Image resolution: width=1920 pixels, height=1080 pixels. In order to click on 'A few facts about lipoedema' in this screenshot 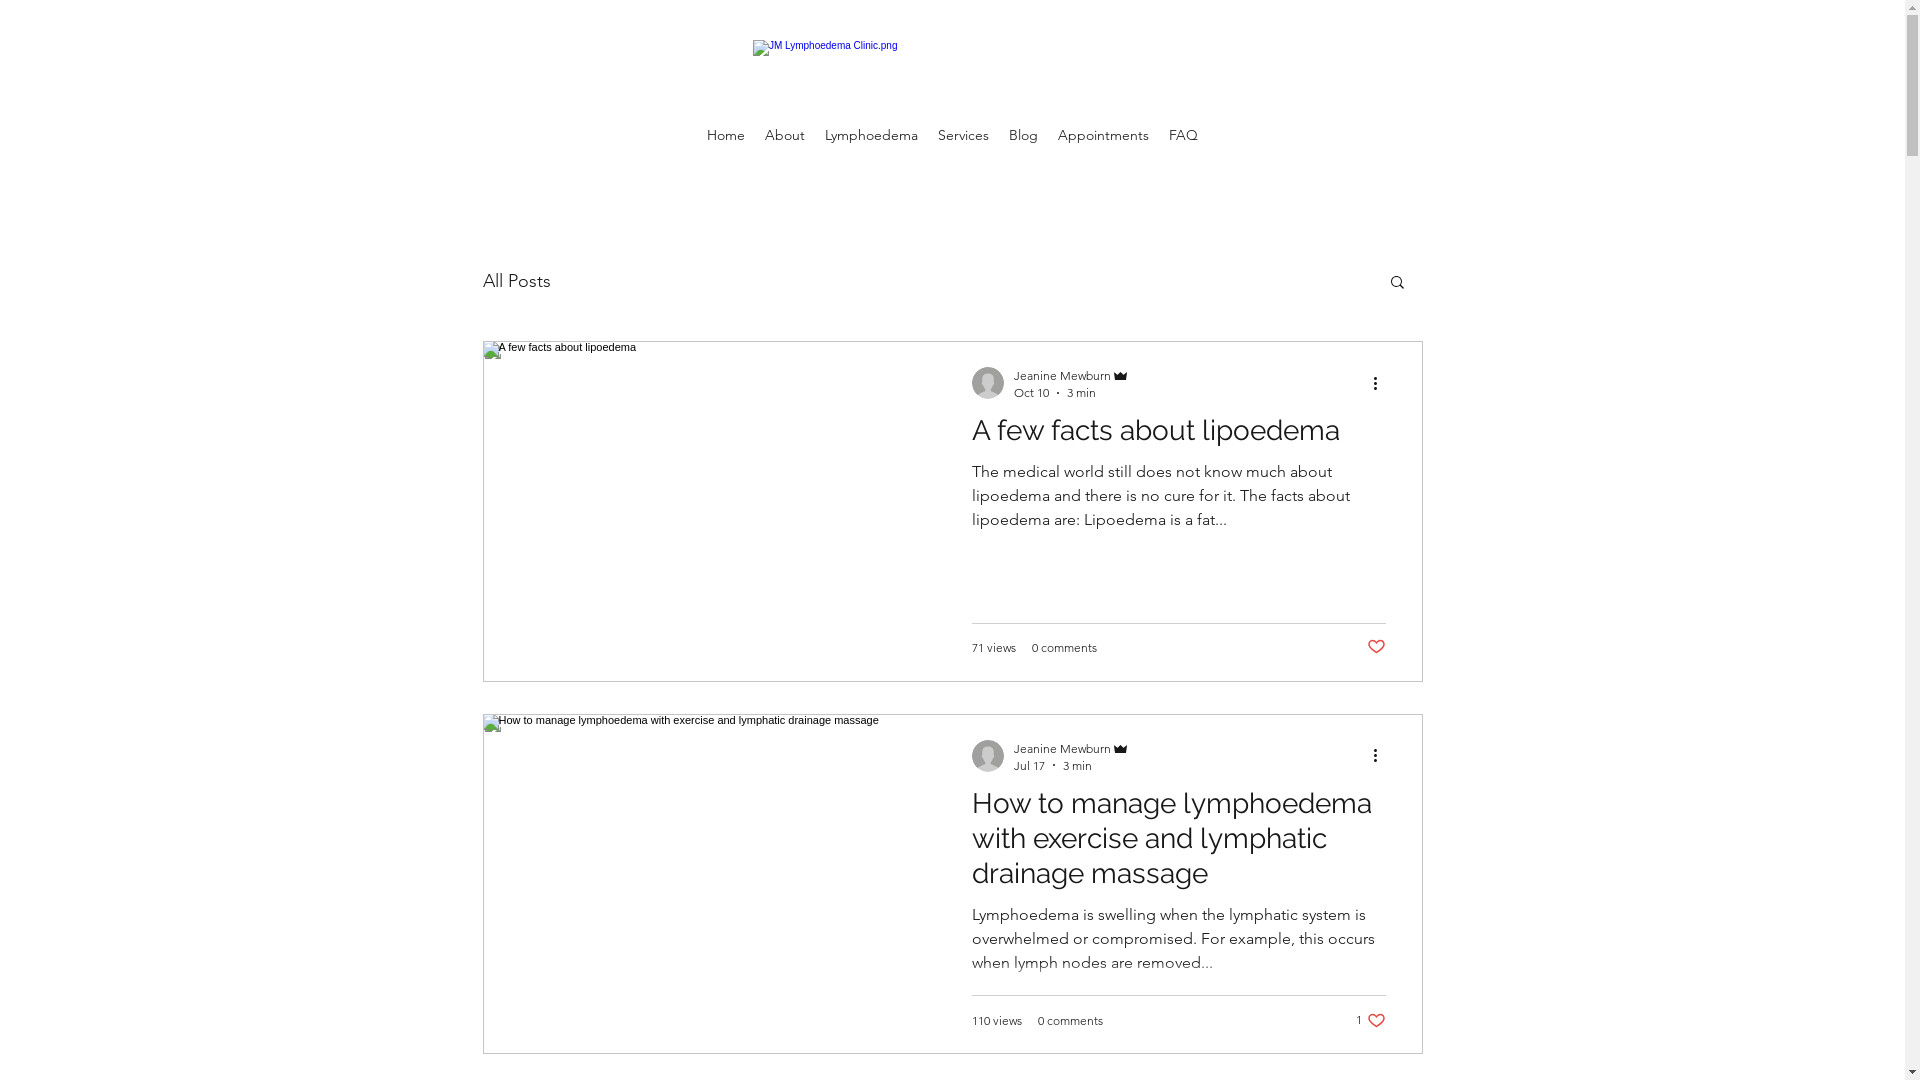, I will do `click(1179, 434)`.